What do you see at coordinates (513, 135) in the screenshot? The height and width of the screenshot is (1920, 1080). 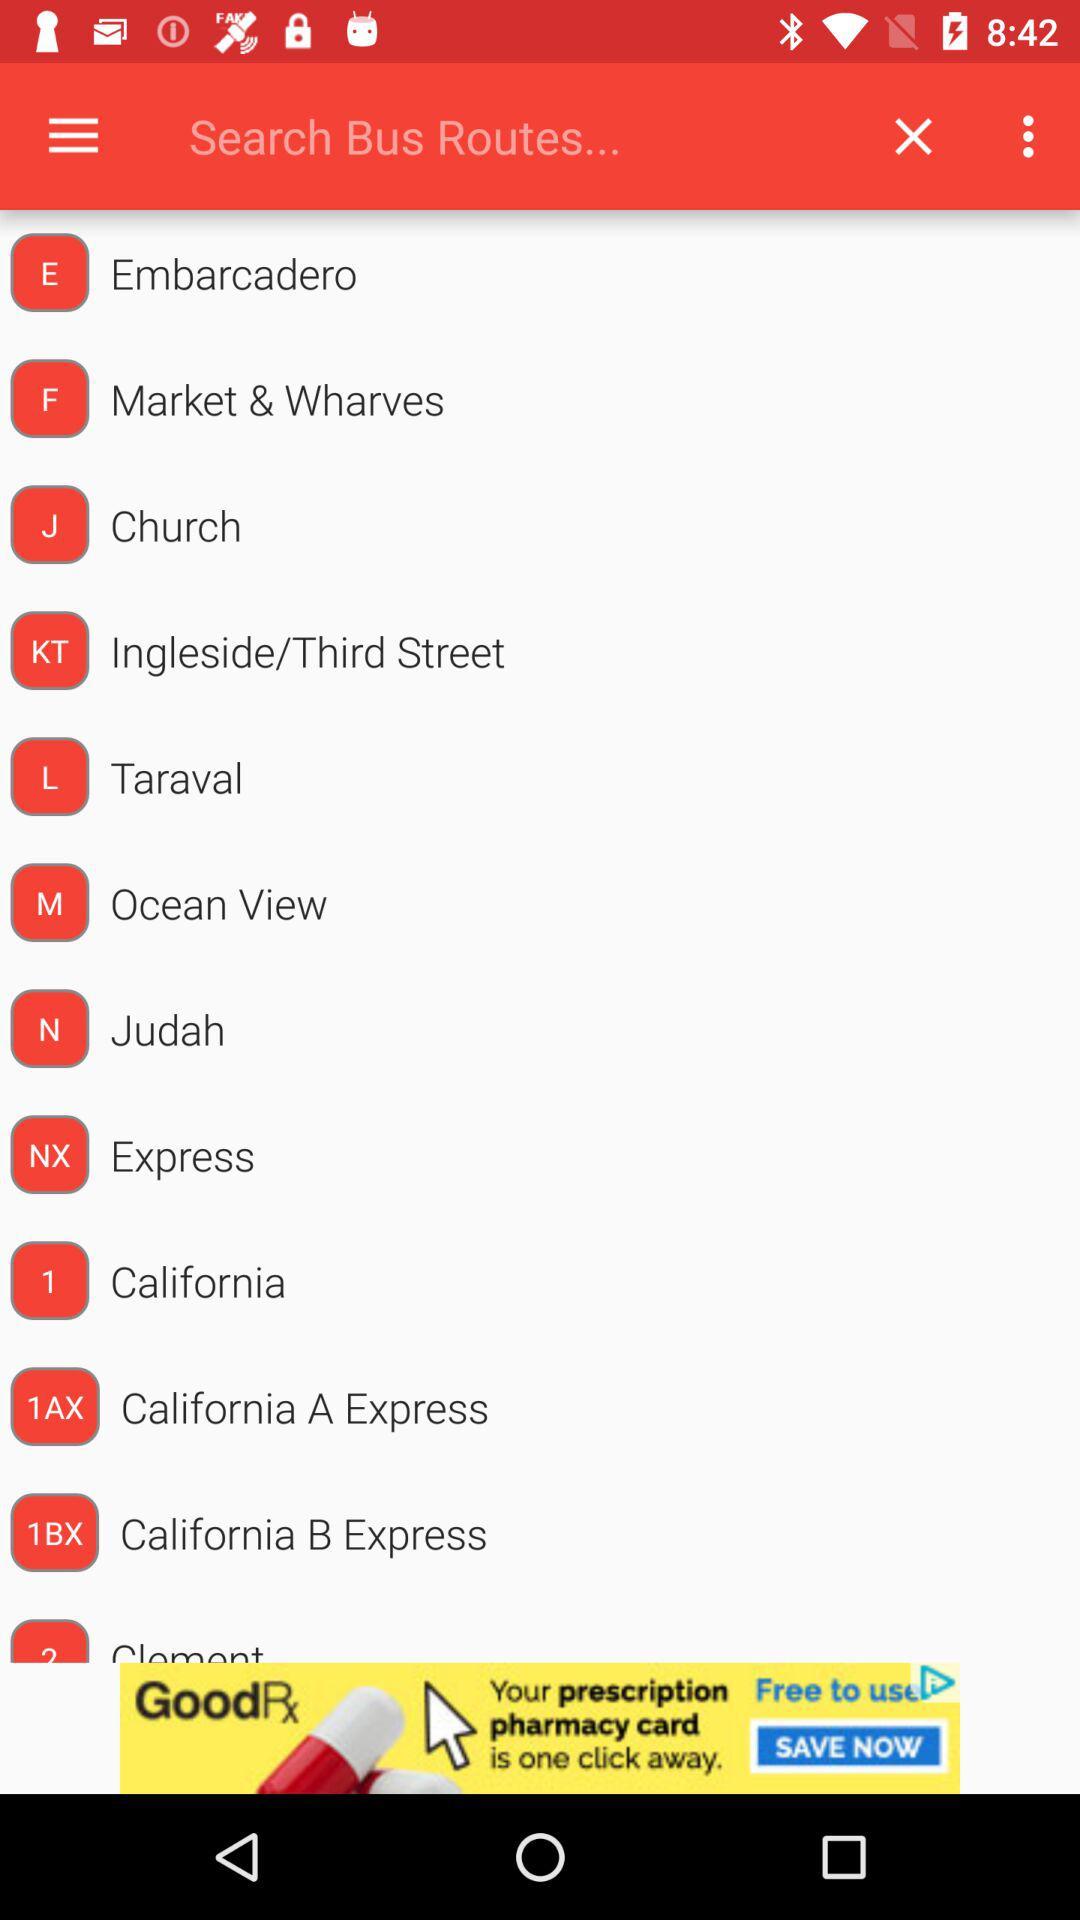 I see `search for bus routes` at bounding box center [513, 135].